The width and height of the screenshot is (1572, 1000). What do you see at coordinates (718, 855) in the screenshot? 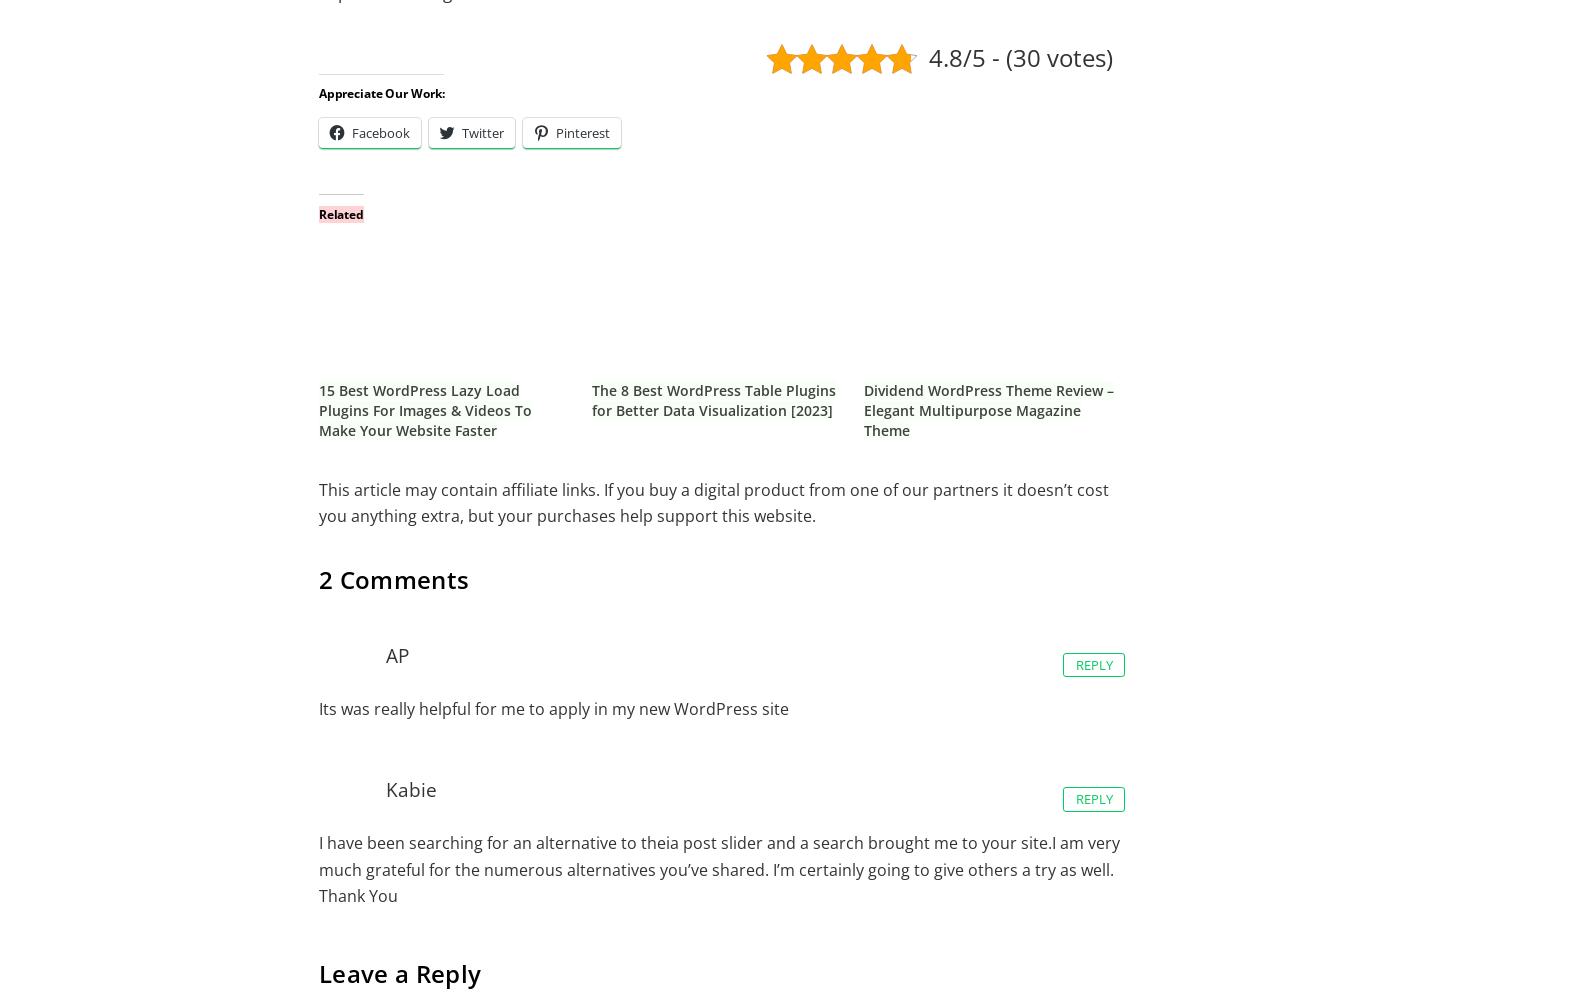
I see `'I have been searching for an alternative to theia post slider and a search brought me to your site.I am very much grateful for the numerous alternatives you’ve shared. I’m certainly going to give others a try as well.'` at bounding box center [718, 855].